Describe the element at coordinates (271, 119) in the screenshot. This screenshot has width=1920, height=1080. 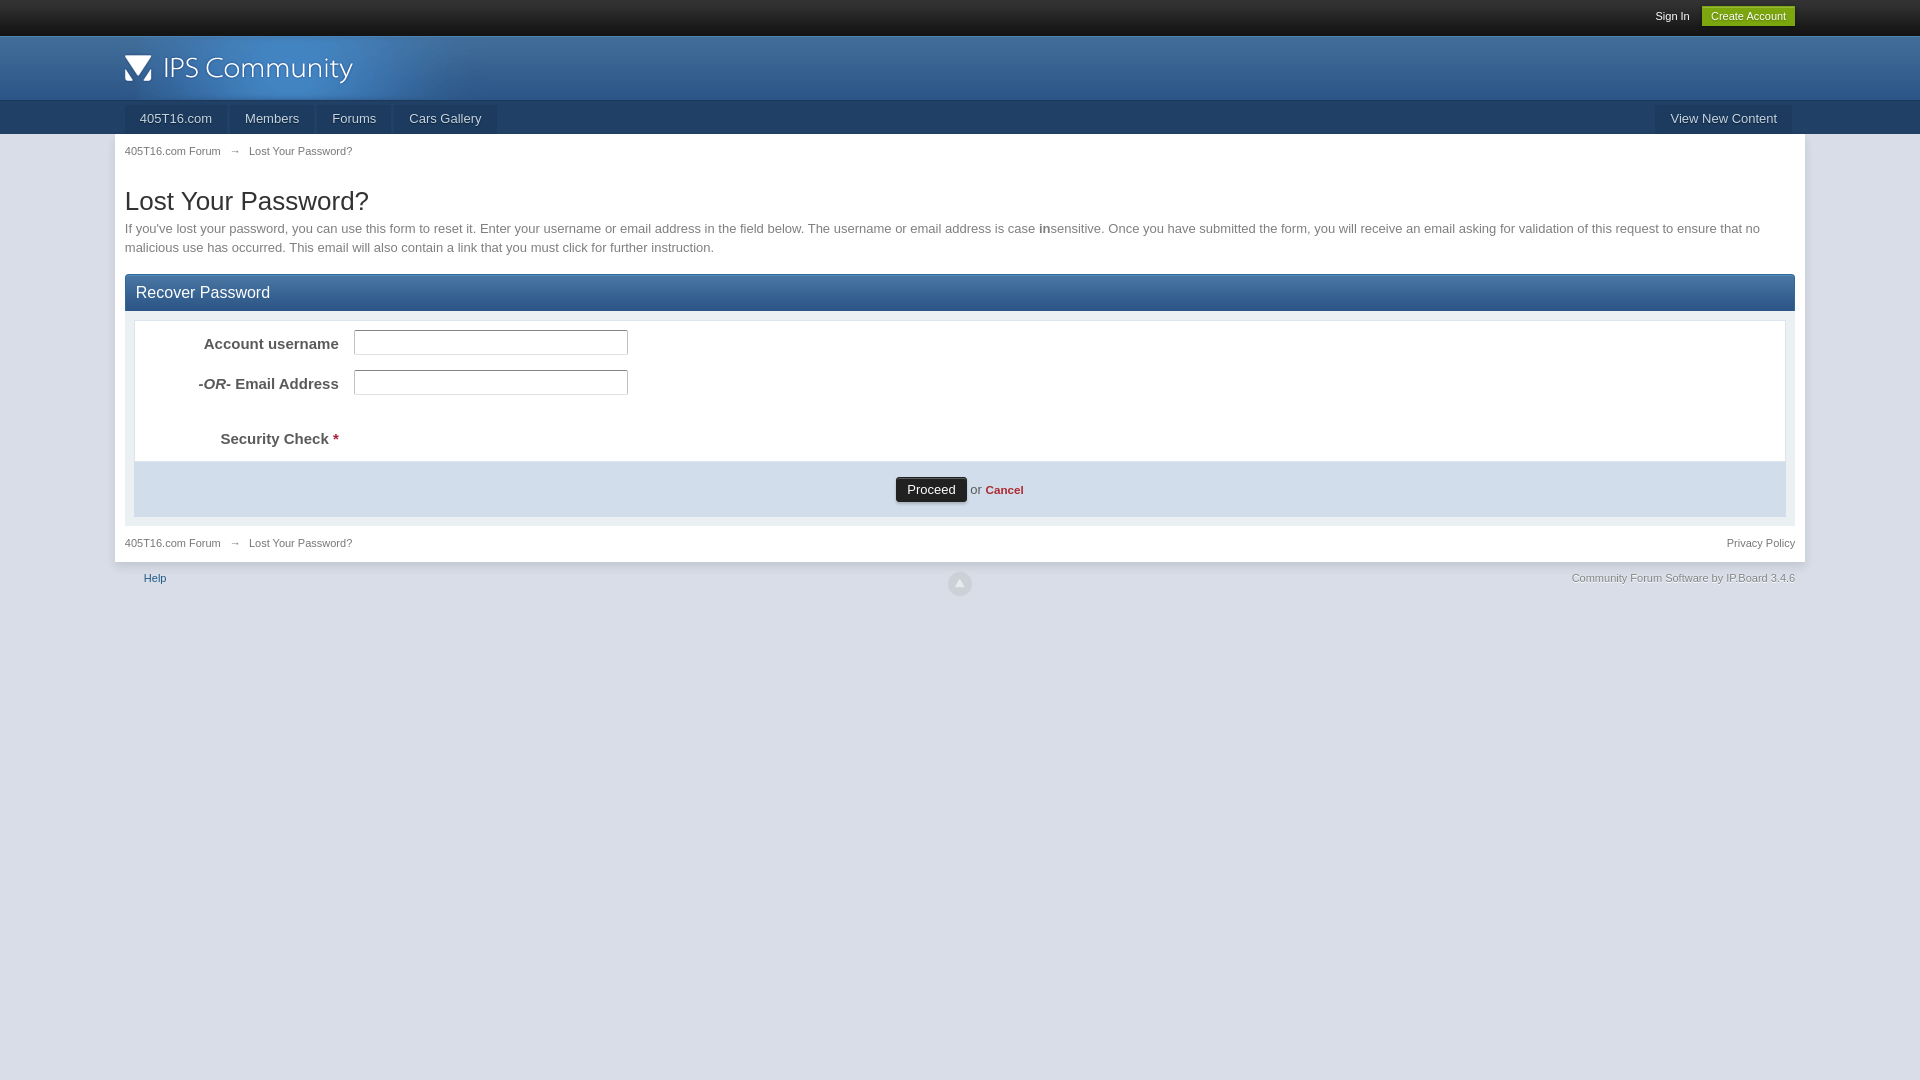
I see `'Members'` at that location.